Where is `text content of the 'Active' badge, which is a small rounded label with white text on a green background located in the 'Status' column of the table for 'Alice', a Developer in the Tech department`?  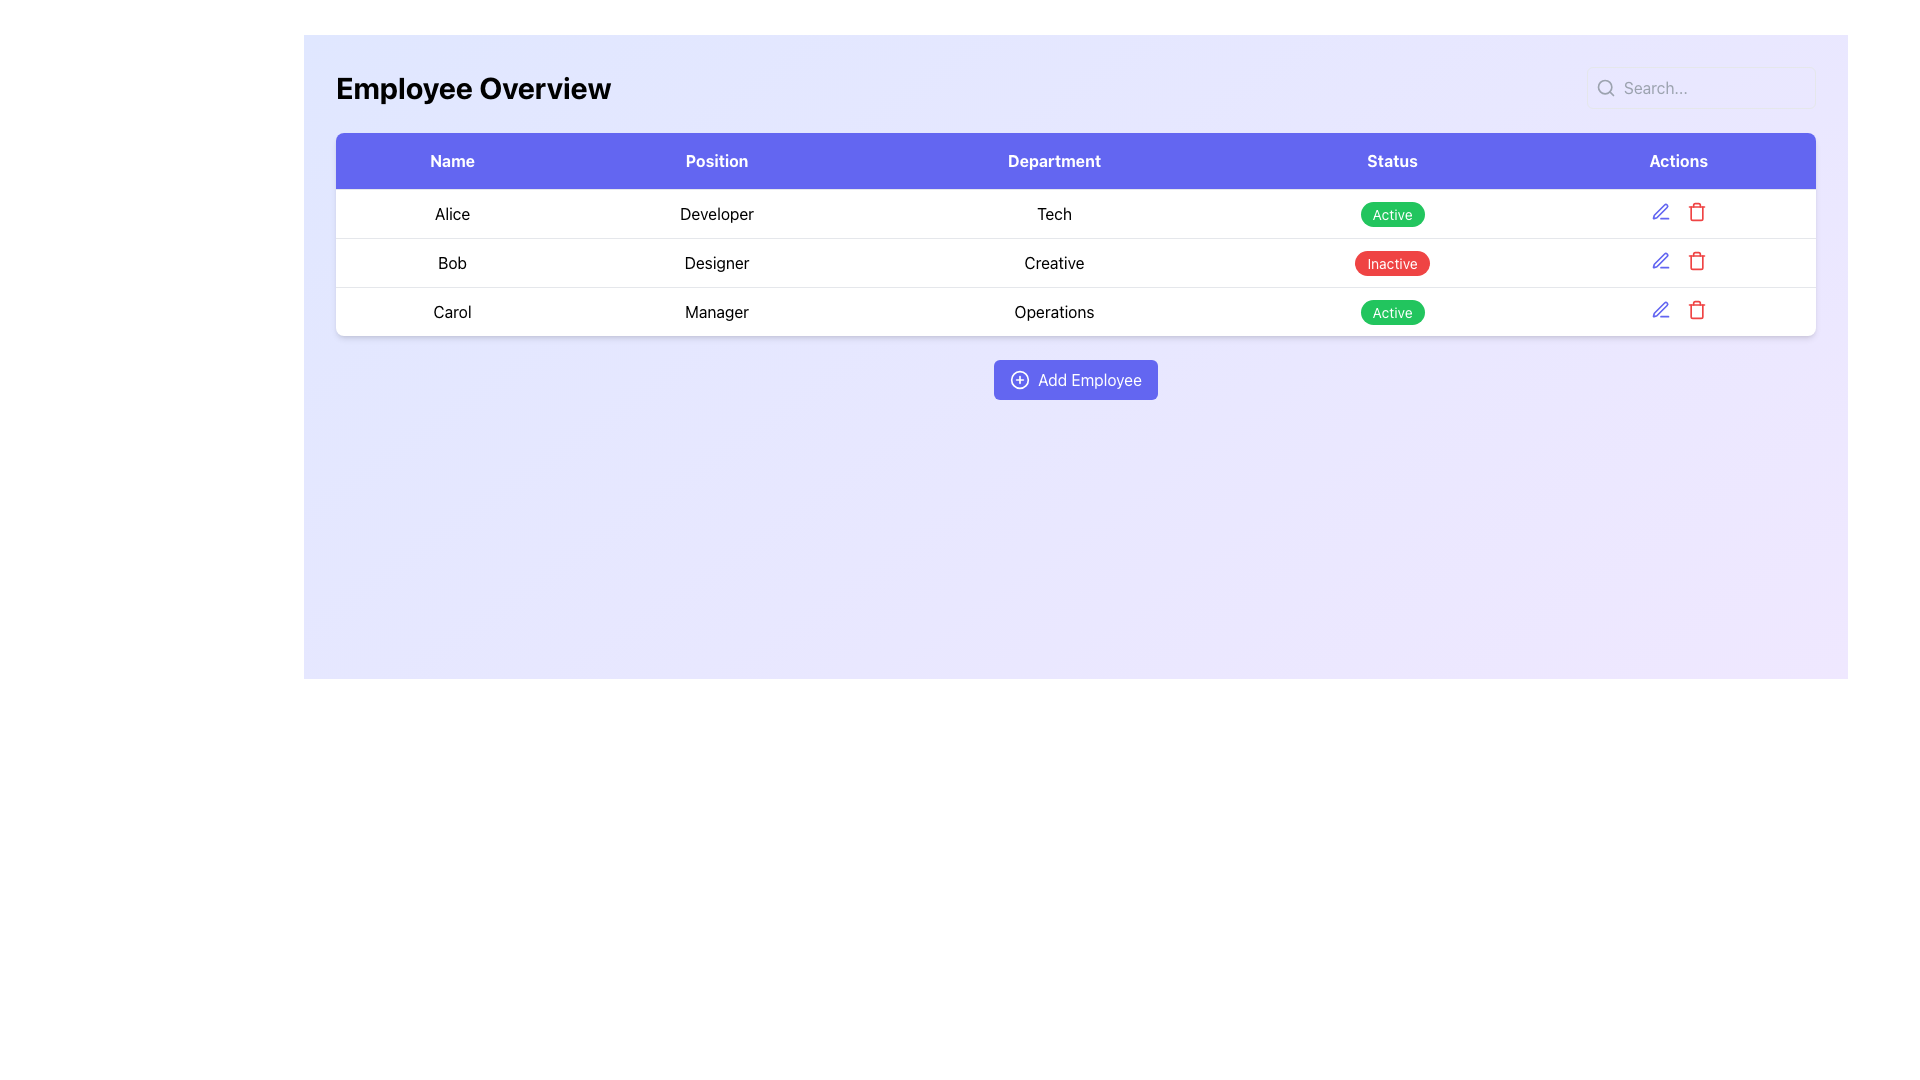
text content of the 'Active' badge, which is a small rounded label with white text on a green background located in the 'Status' column of the table for 'Alice', a Developer in the Tech department is located at coordinates (1391, 213).